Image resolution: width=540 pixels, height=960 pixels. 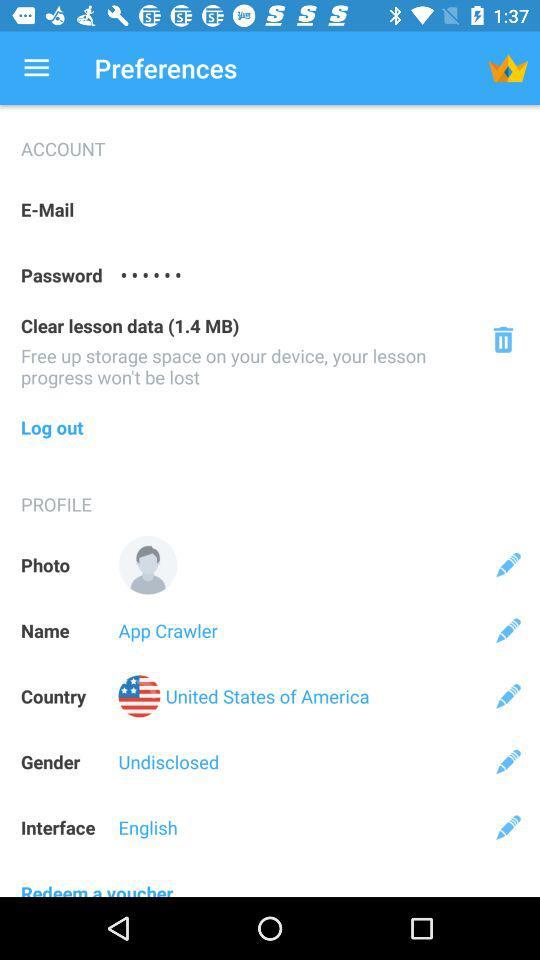 What do you see at coordinates (508, 696) in the screenshot?
I see `change the country` at bounding box center [508, 696].